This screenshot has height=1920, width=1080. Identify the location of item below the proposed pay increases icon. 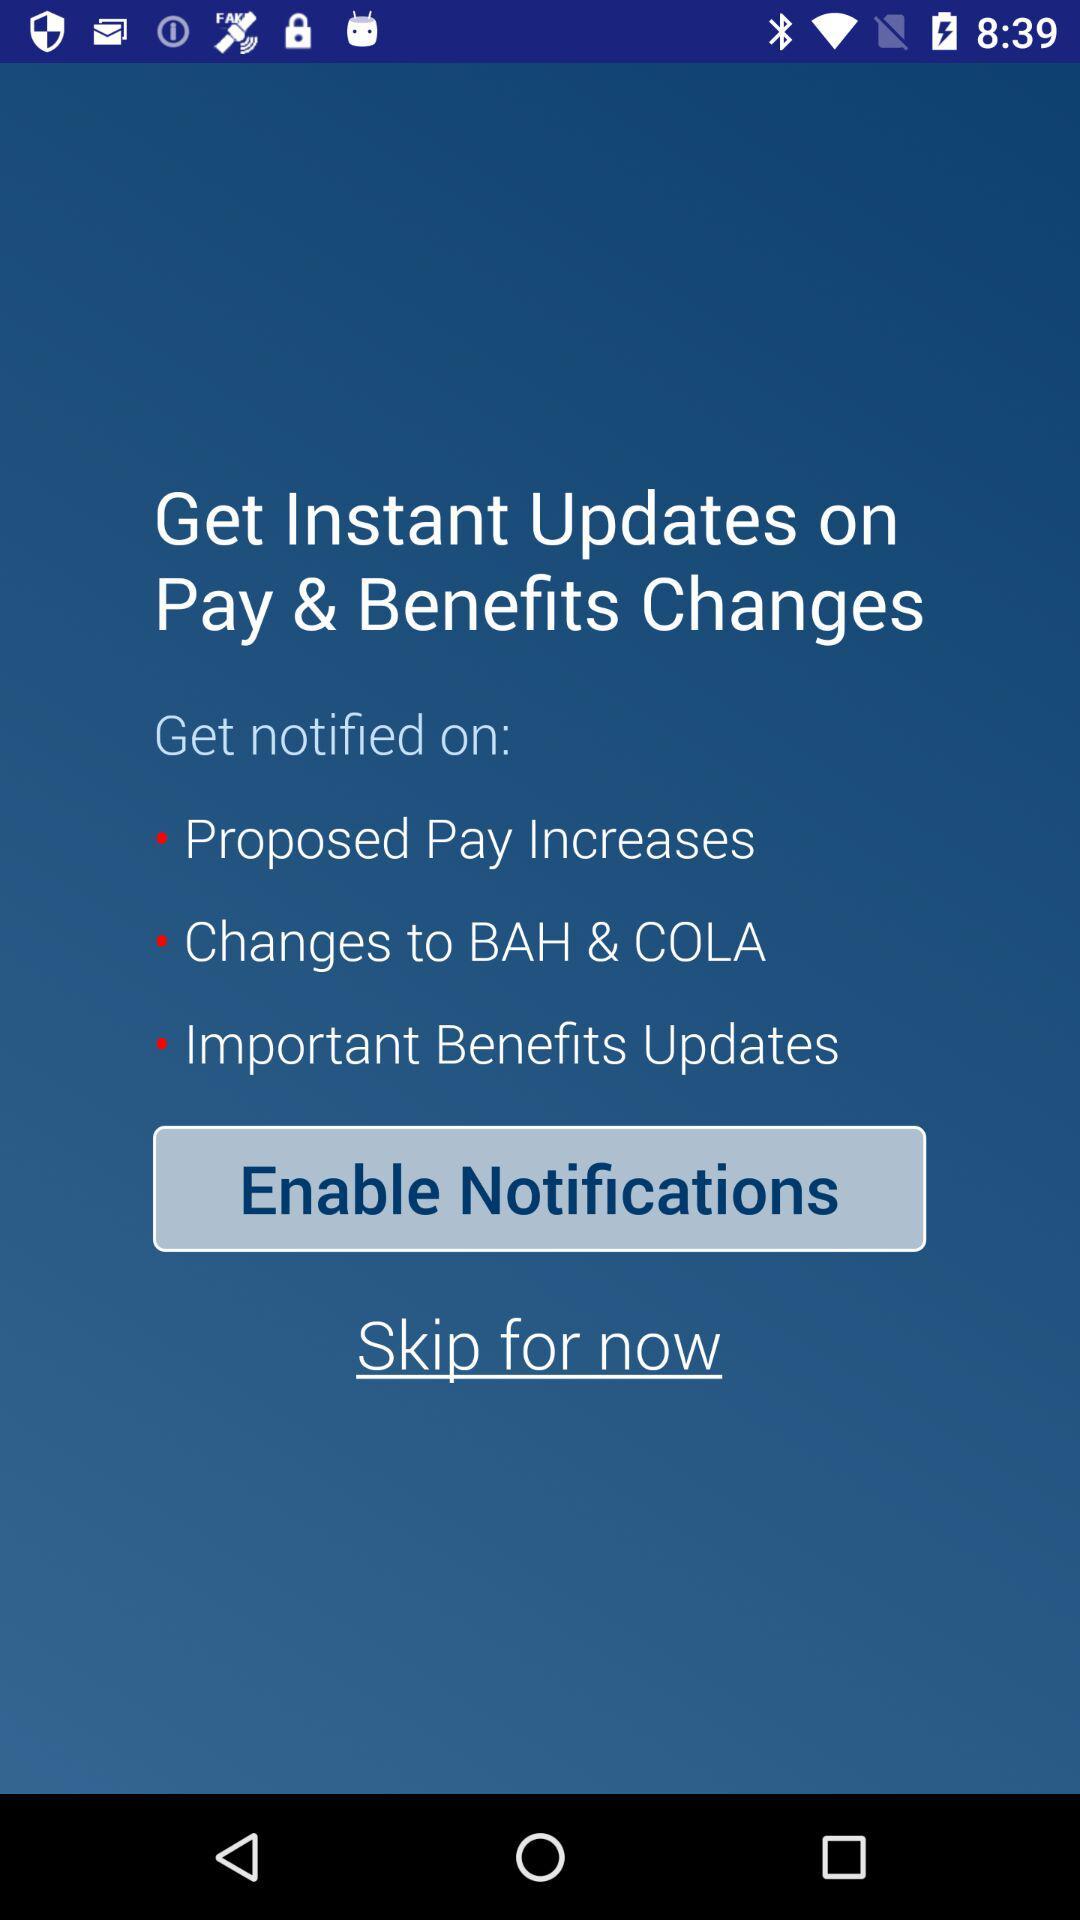
(538, 1188).